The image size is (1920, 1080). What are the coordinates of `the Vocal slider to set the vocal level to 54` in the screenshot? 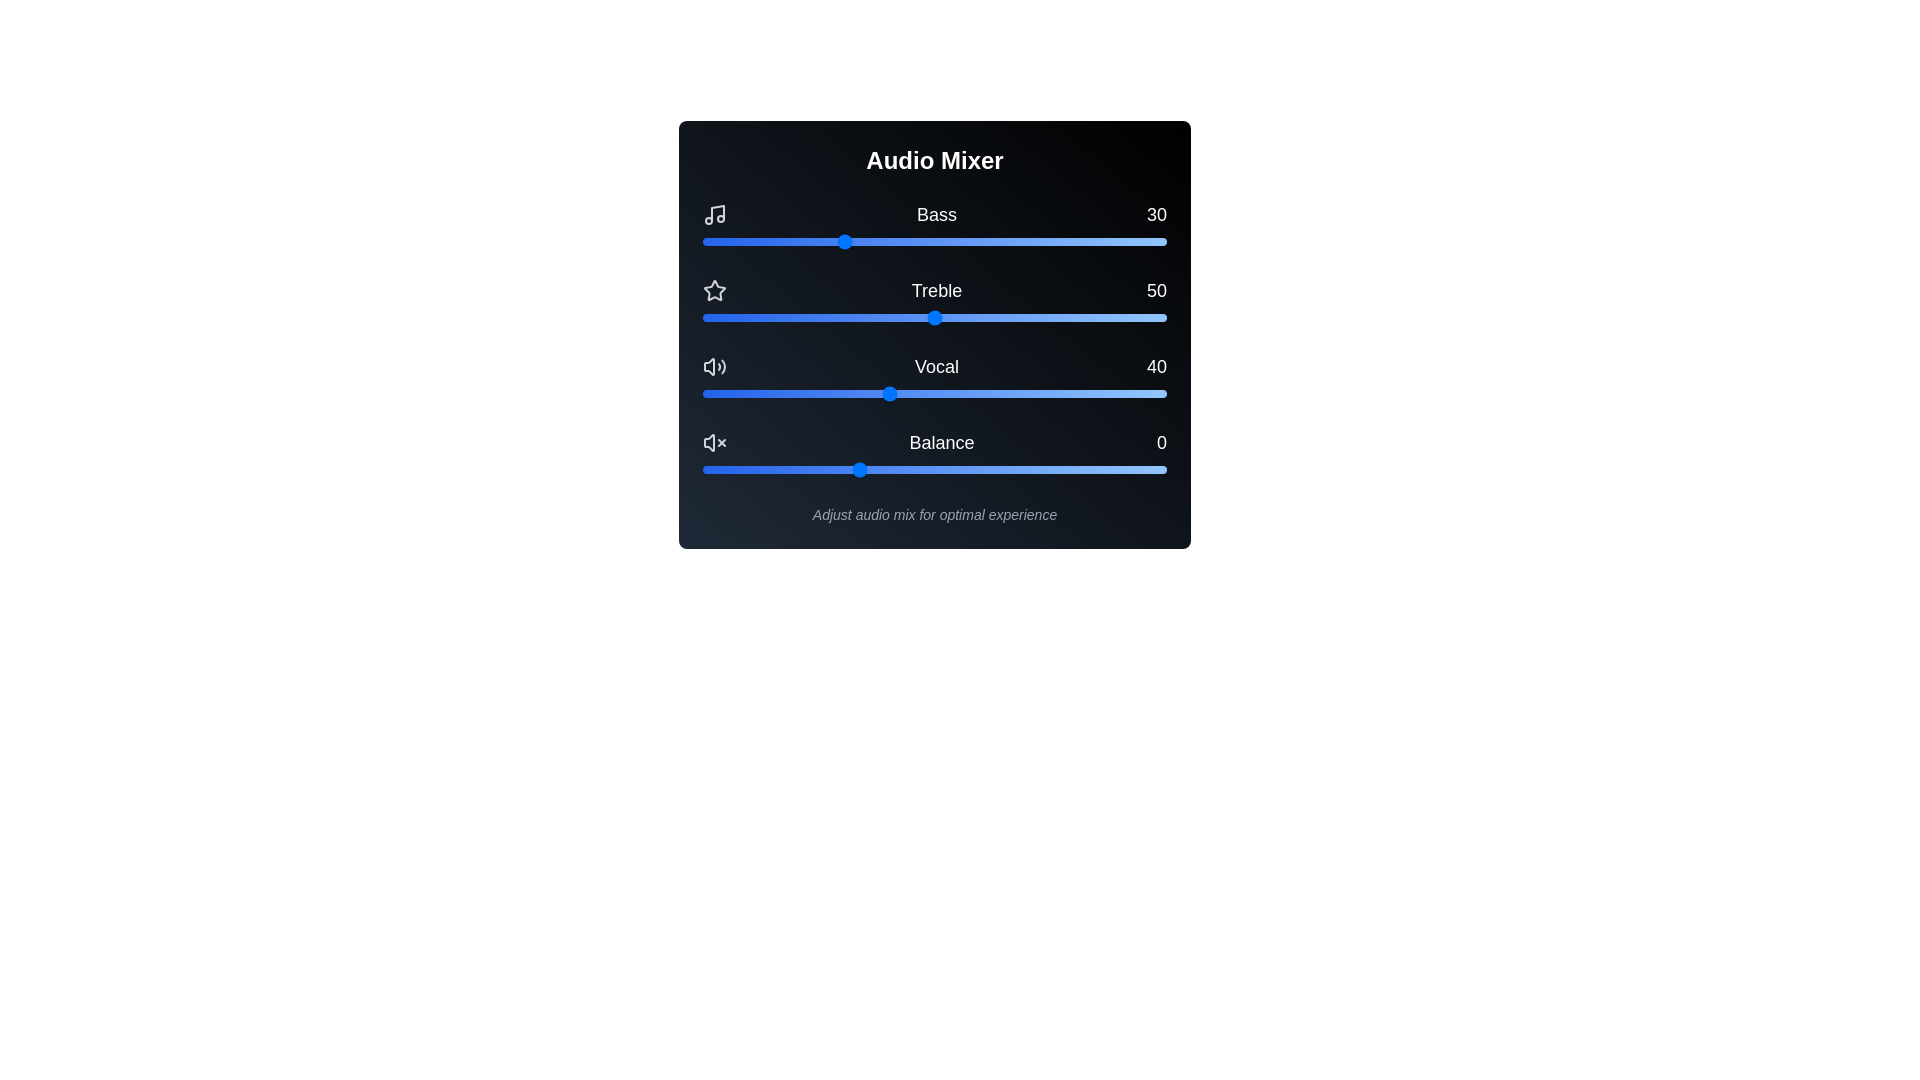 It's located at (952, 393).